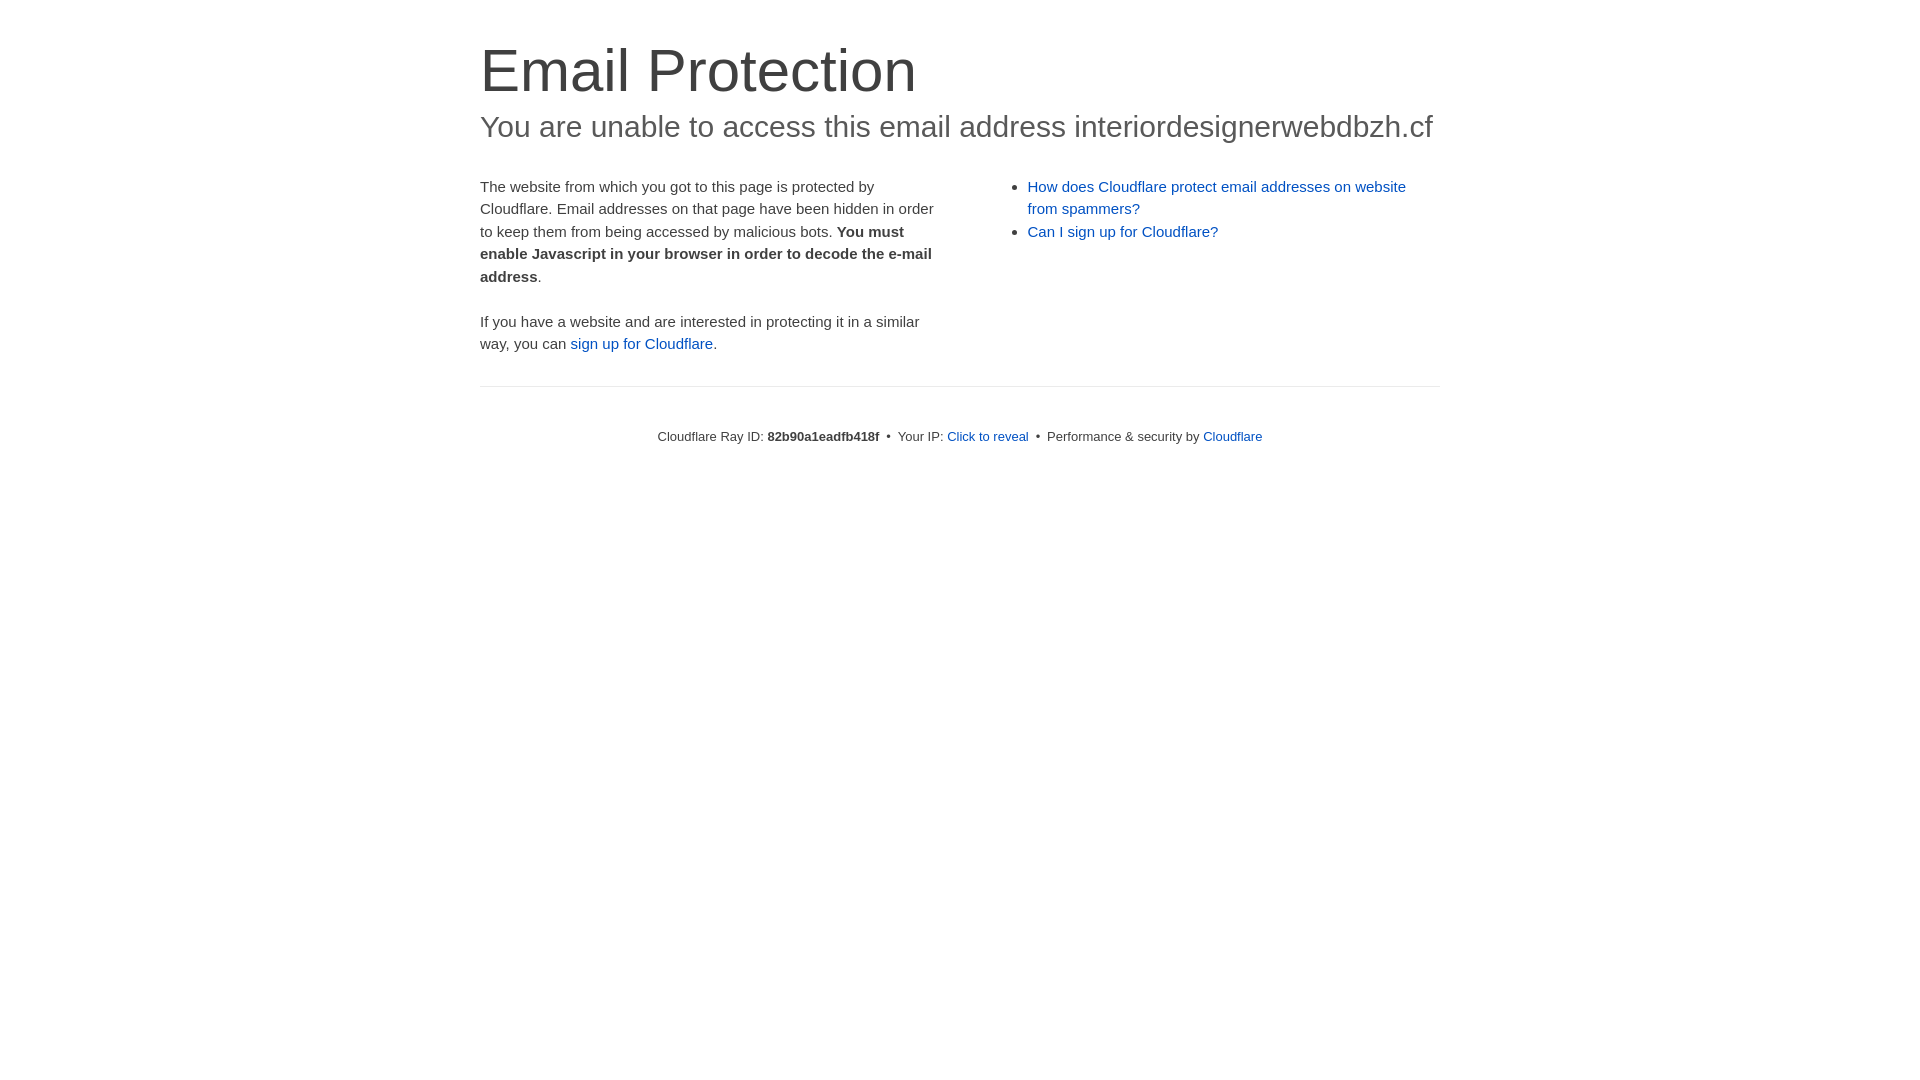 The height and width of the screenshot is (1080, 1920). Describe the element at coordinates (642, 342) in the screenshot. I see `'sign up for Cloudflare'` at that location.